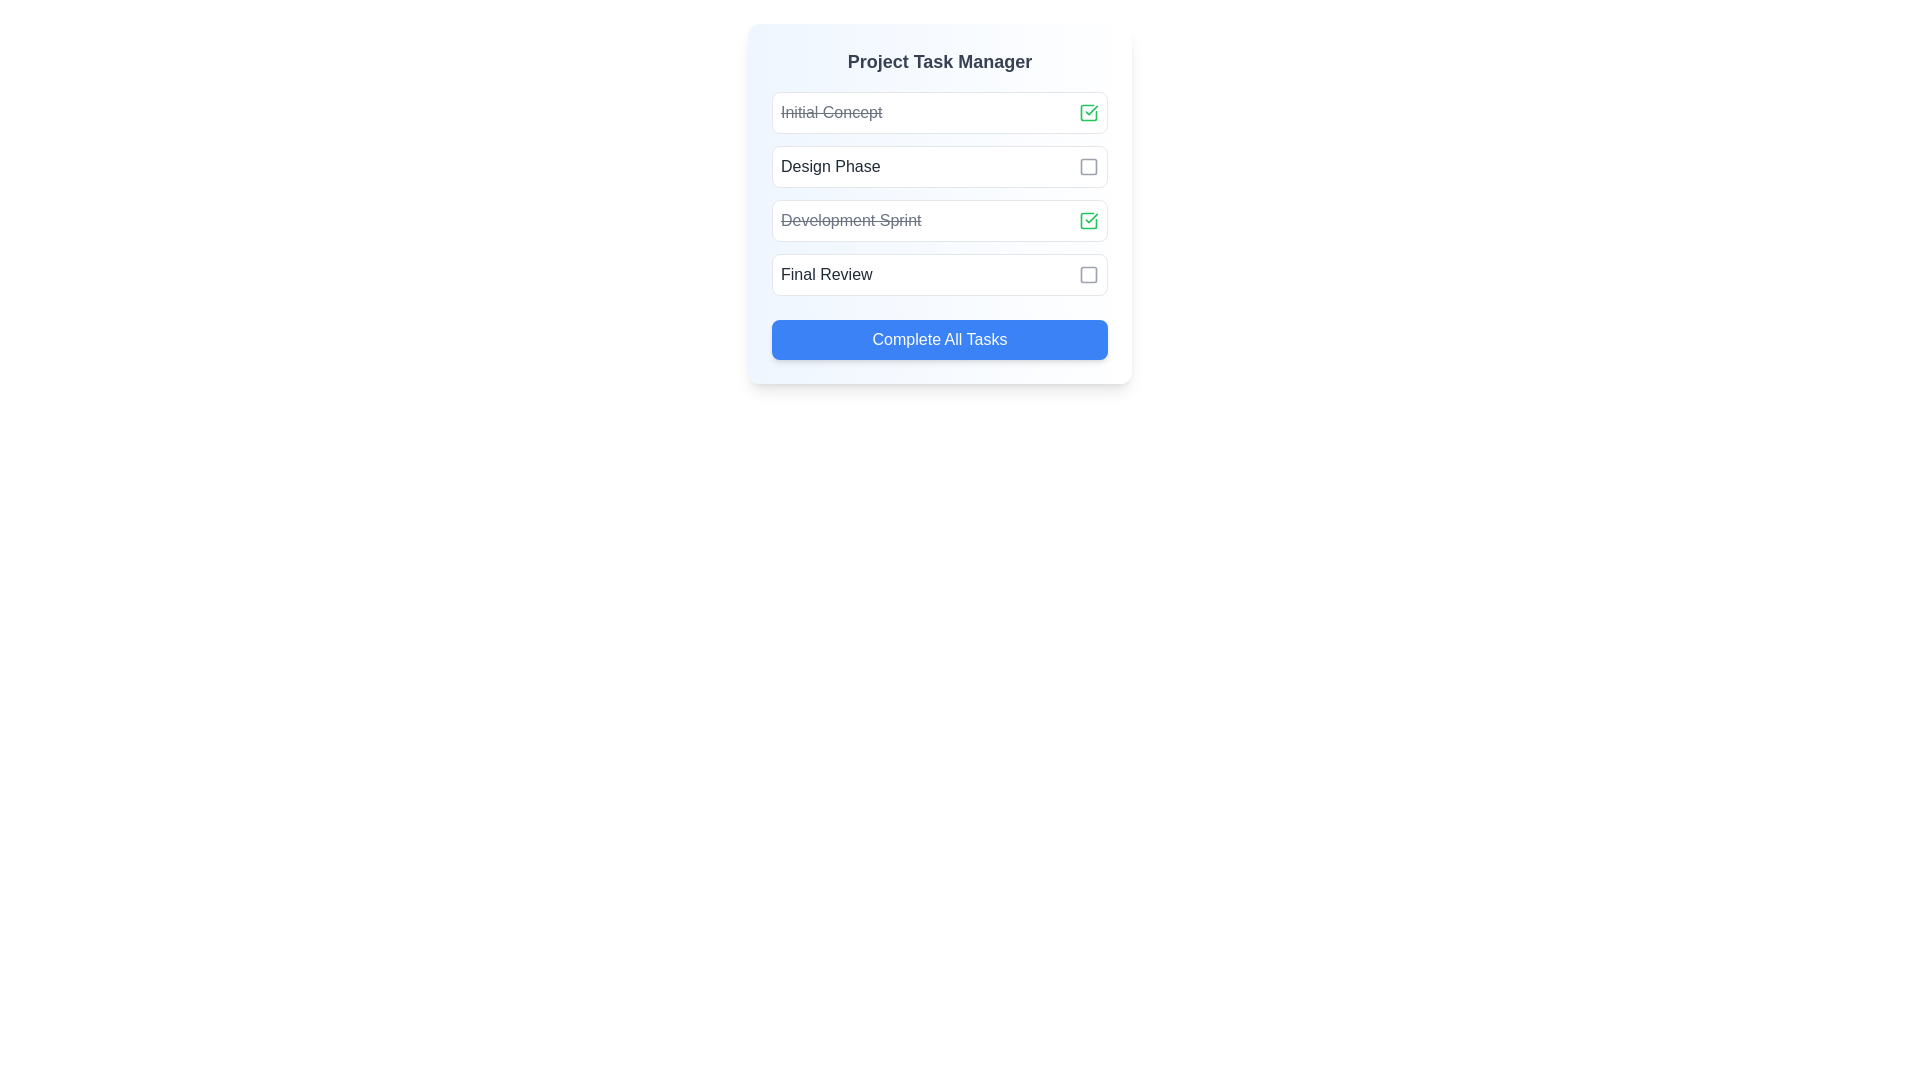 This screenshot has height=1080, width=1920. What do you see at coordinates (1088, 112) in the screenshot?
I see `the completion status icon located at the right end of the 'Initial Concept' row, adjacent to the crossed-out text` at bounding box center [1088, 112].